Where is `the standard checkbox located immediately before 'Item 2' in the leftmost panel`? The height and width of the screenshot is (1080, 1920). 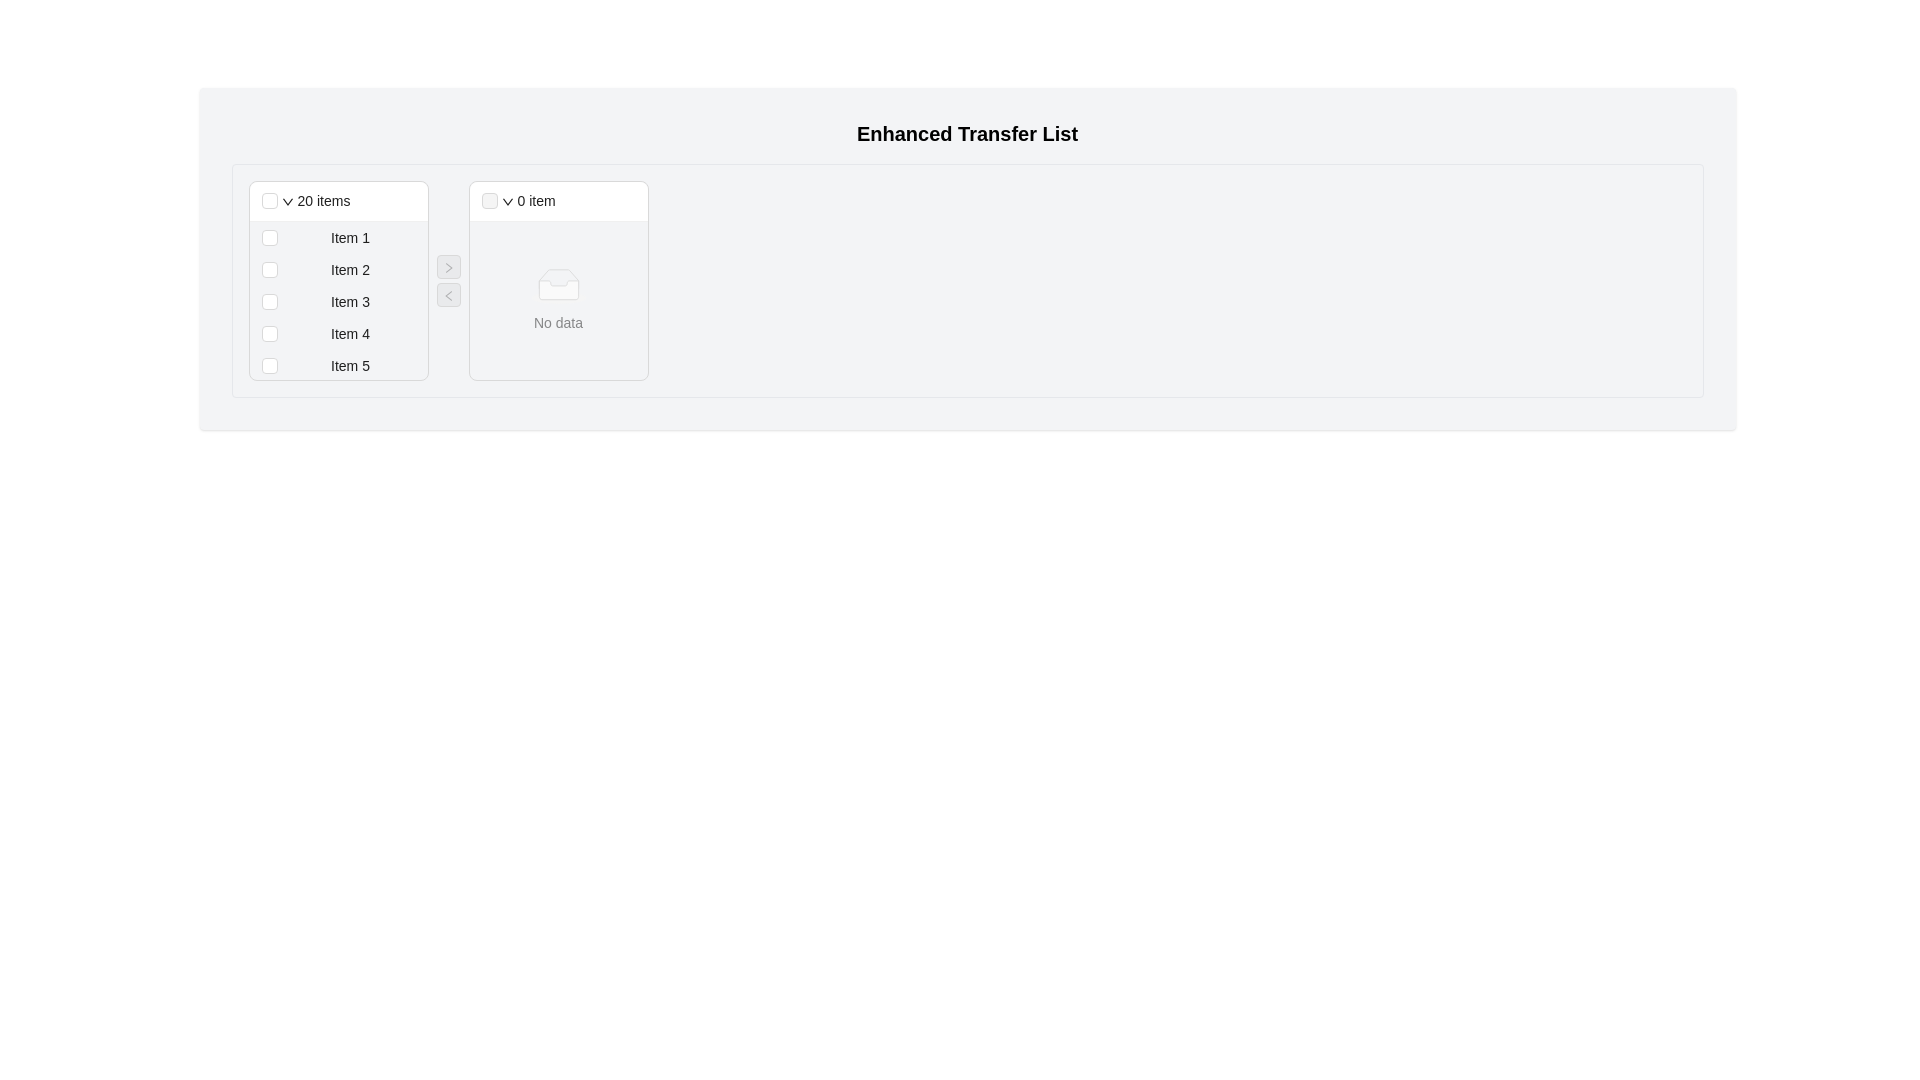 the standard checkbox located immediately before 'Item 2' in the leftmost panel is located at coordinates (268, 270).